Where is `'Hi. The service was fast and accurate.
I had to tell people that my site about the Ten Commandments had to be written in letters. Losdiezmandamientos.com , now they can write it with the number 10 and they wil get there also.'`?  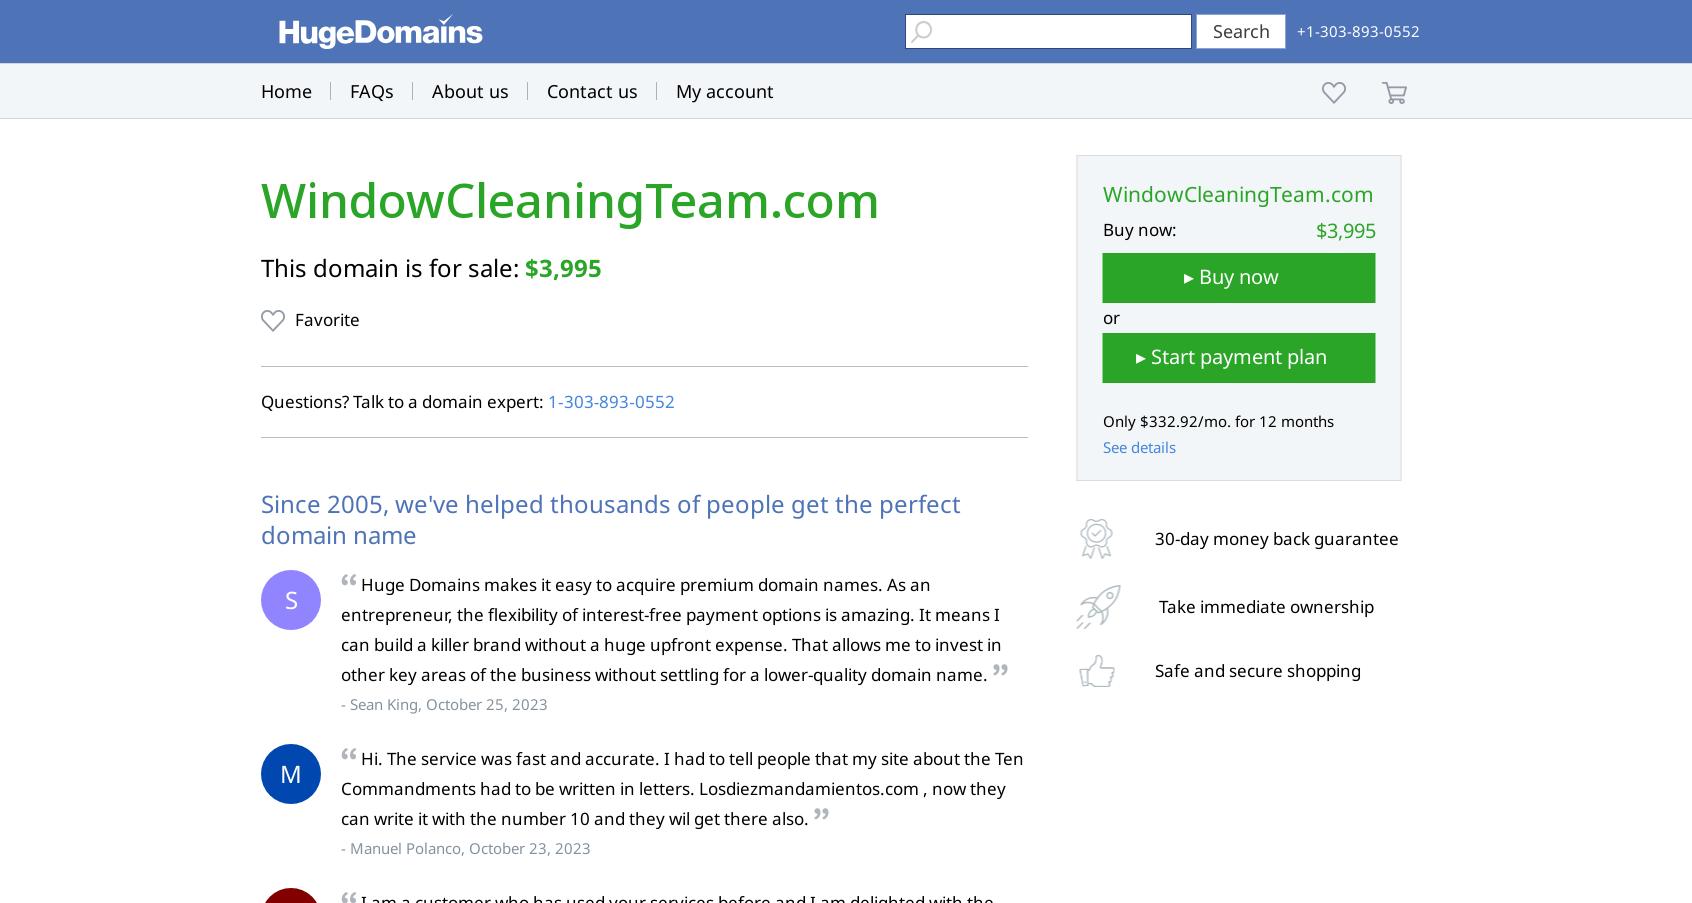
'Hi. The service was fast and accurate.
I had to tell people that my site about the Ten Commandments had to be written in letters. Losdiezmandamientos.com , now they can write it with the number 10 and they wil get there also.' is located at coordinates (339, 786).